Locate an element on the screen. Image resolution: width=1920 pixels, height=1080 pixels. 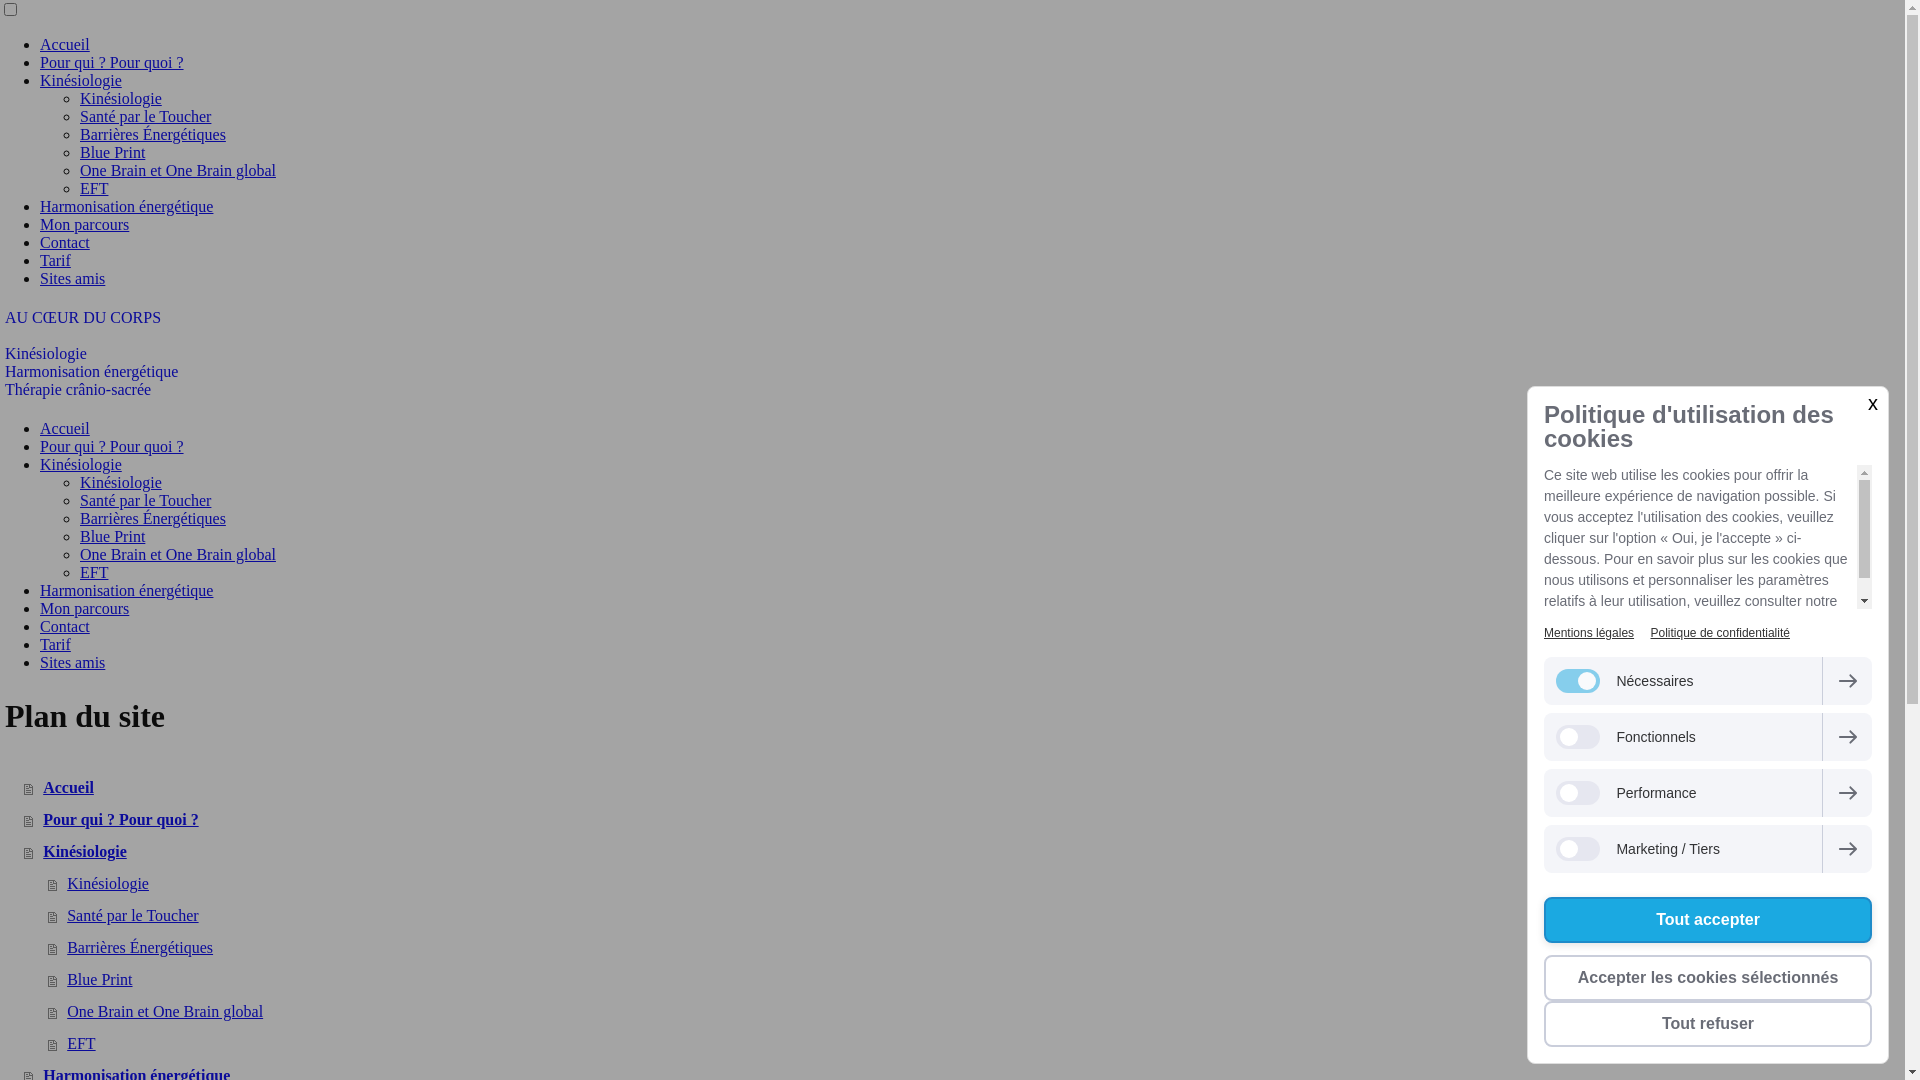
'Tarif' is located at coordinates (55, 644).